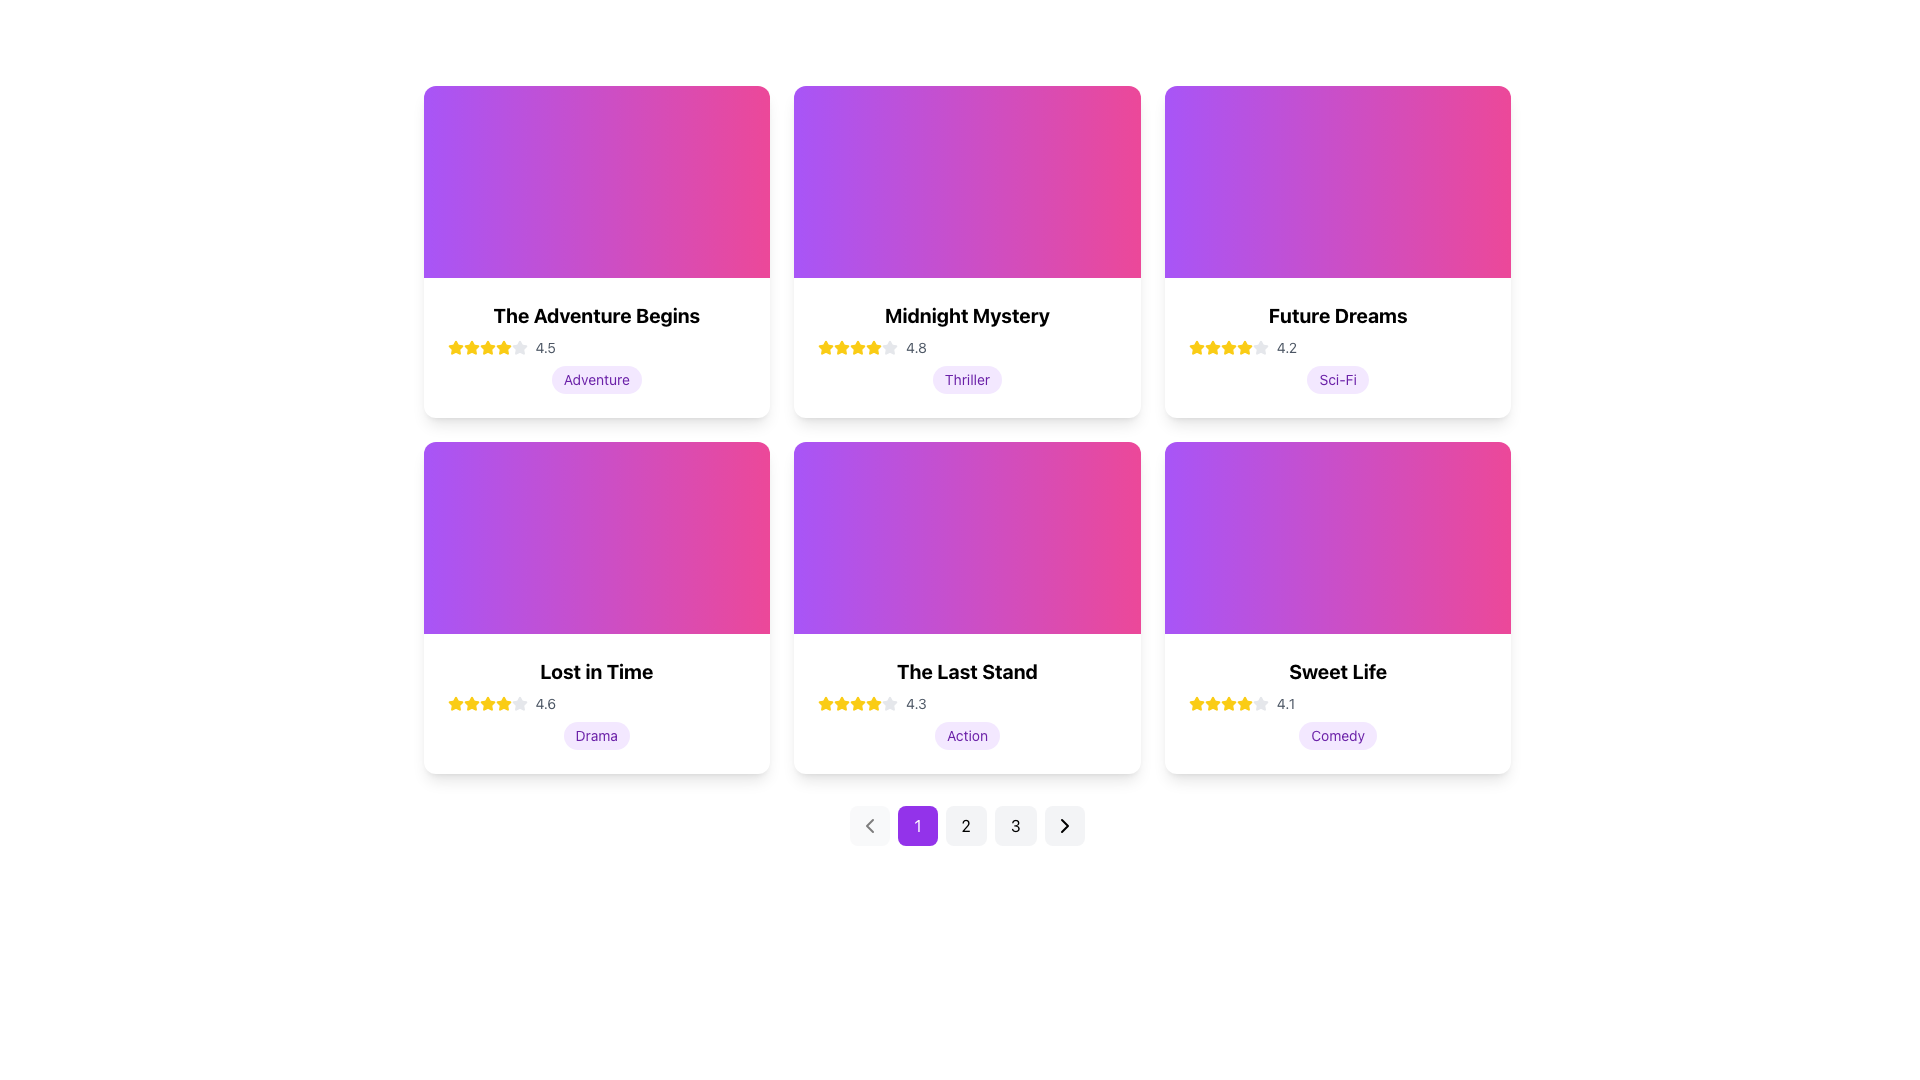 Image resolution: width=1920 pixels, height=1080 pixels. I want to click on the second yellow star-shaped rating icon located in the rating area of the first card in the top-left section of the layout, so click(487, 346).